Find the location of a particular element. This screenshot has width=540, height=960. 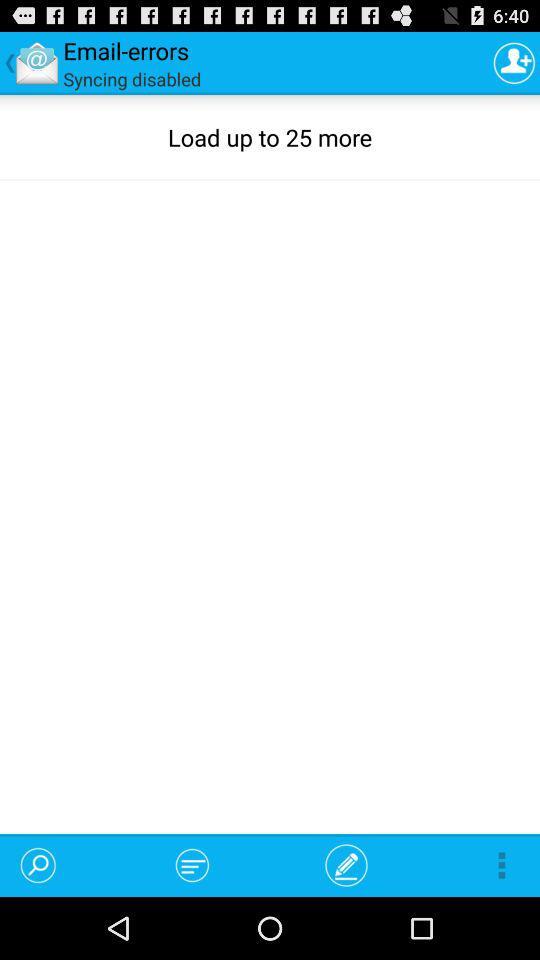

the icon at the bottom left corner is located at coordinates (38, 864).